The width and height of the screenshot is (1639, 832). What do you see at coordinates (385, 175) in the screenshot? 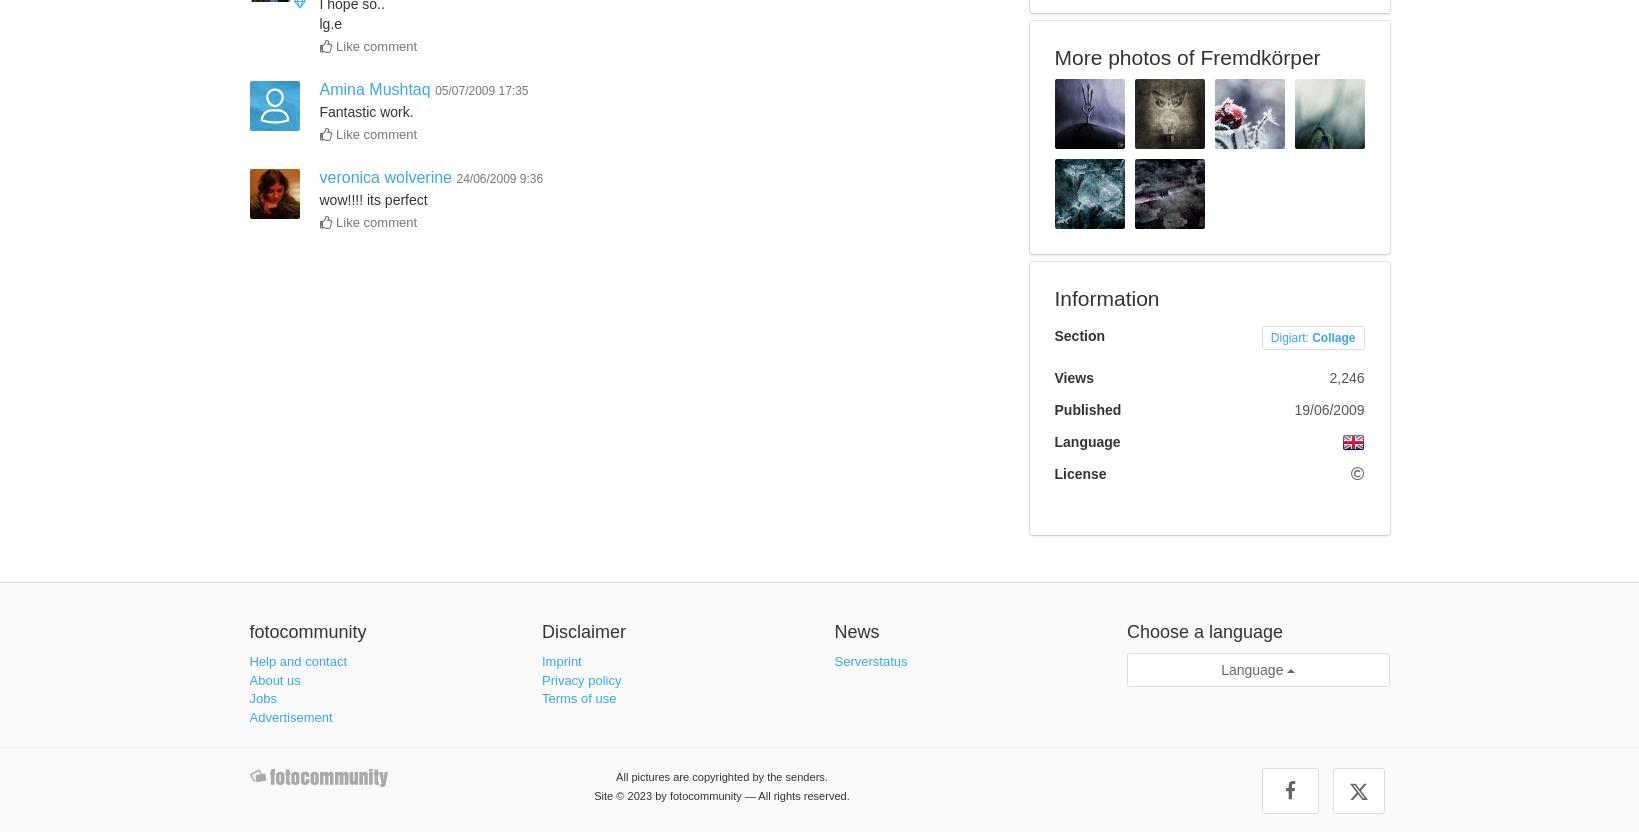
I see `'veronica wolverine'` at bounding box center [385, 175].